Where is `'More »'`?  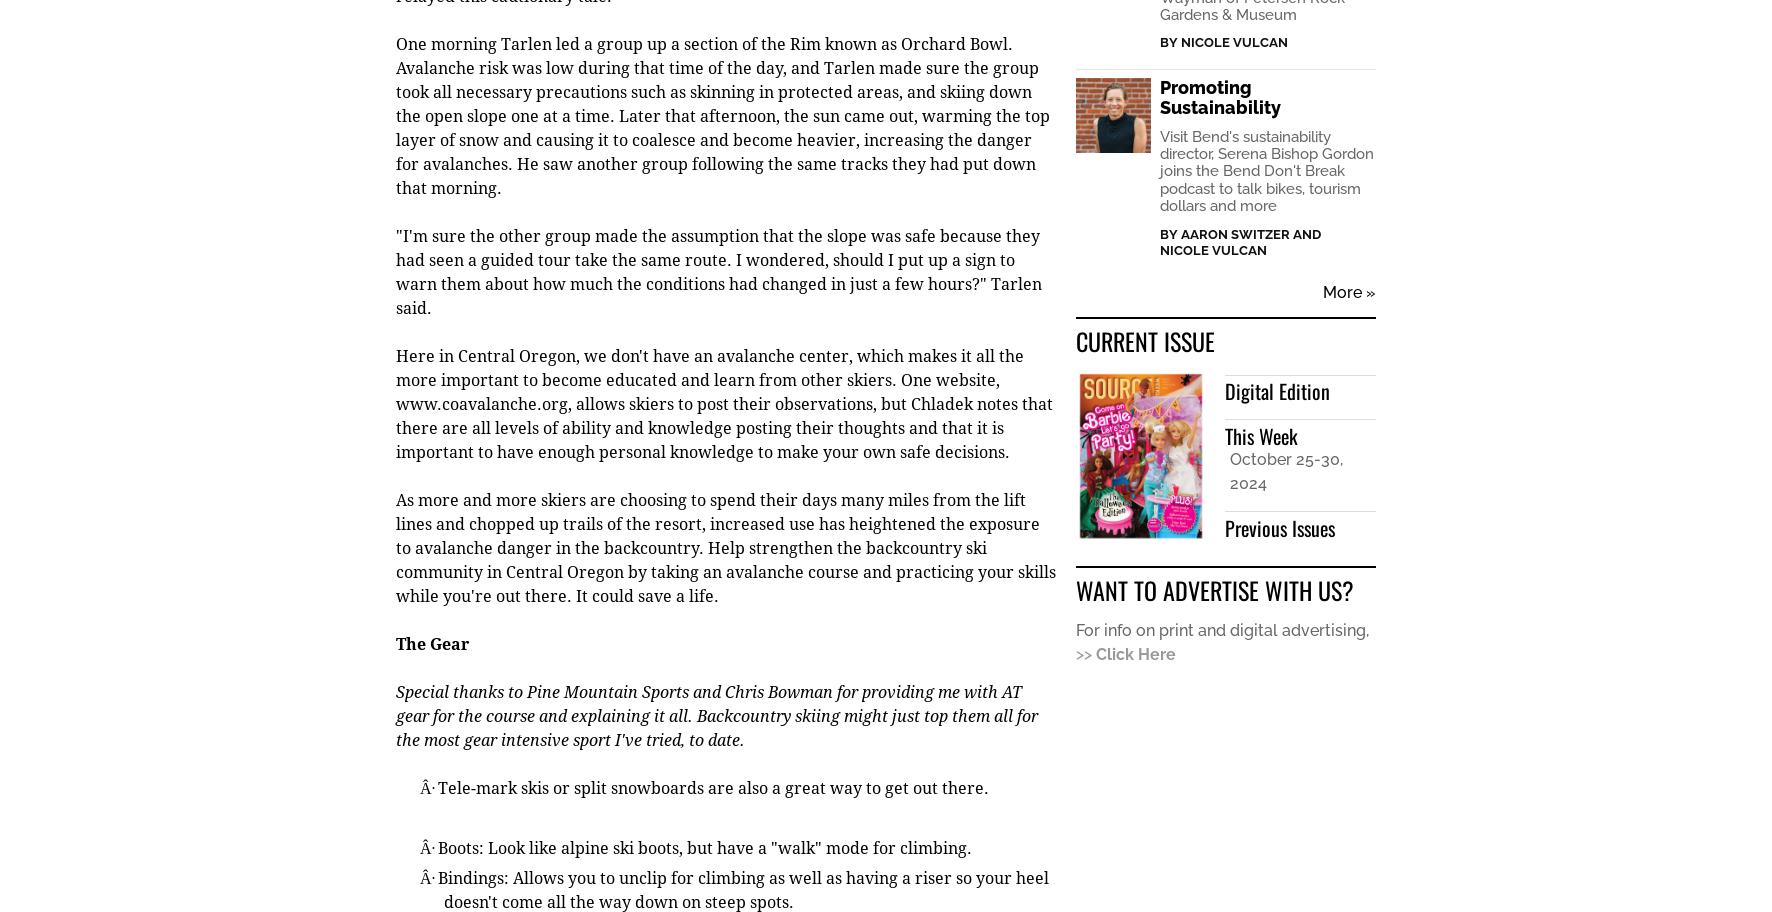
'More »' is located at coordinates (1348, 293).